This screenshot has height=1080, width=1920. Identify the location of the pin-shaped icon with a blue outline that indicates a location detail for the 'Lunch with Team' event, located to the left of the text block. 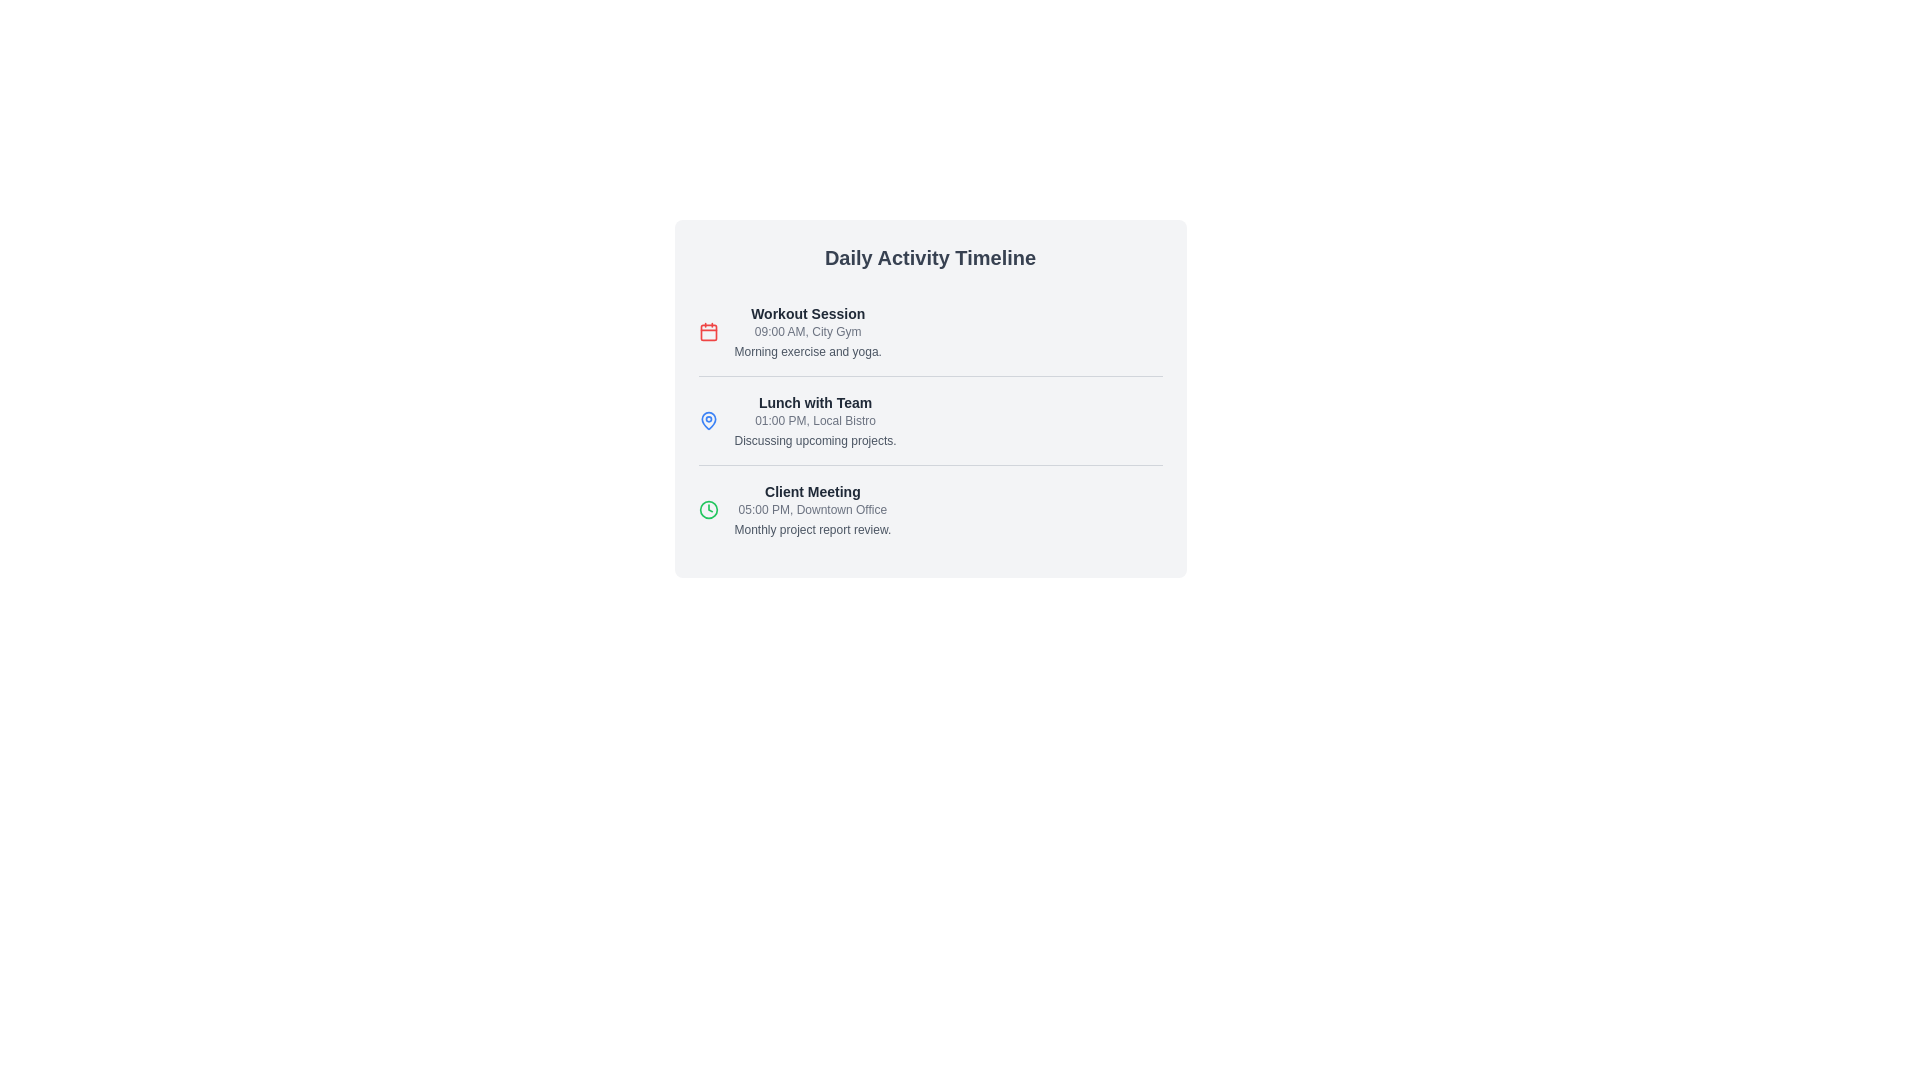
(708, 419).